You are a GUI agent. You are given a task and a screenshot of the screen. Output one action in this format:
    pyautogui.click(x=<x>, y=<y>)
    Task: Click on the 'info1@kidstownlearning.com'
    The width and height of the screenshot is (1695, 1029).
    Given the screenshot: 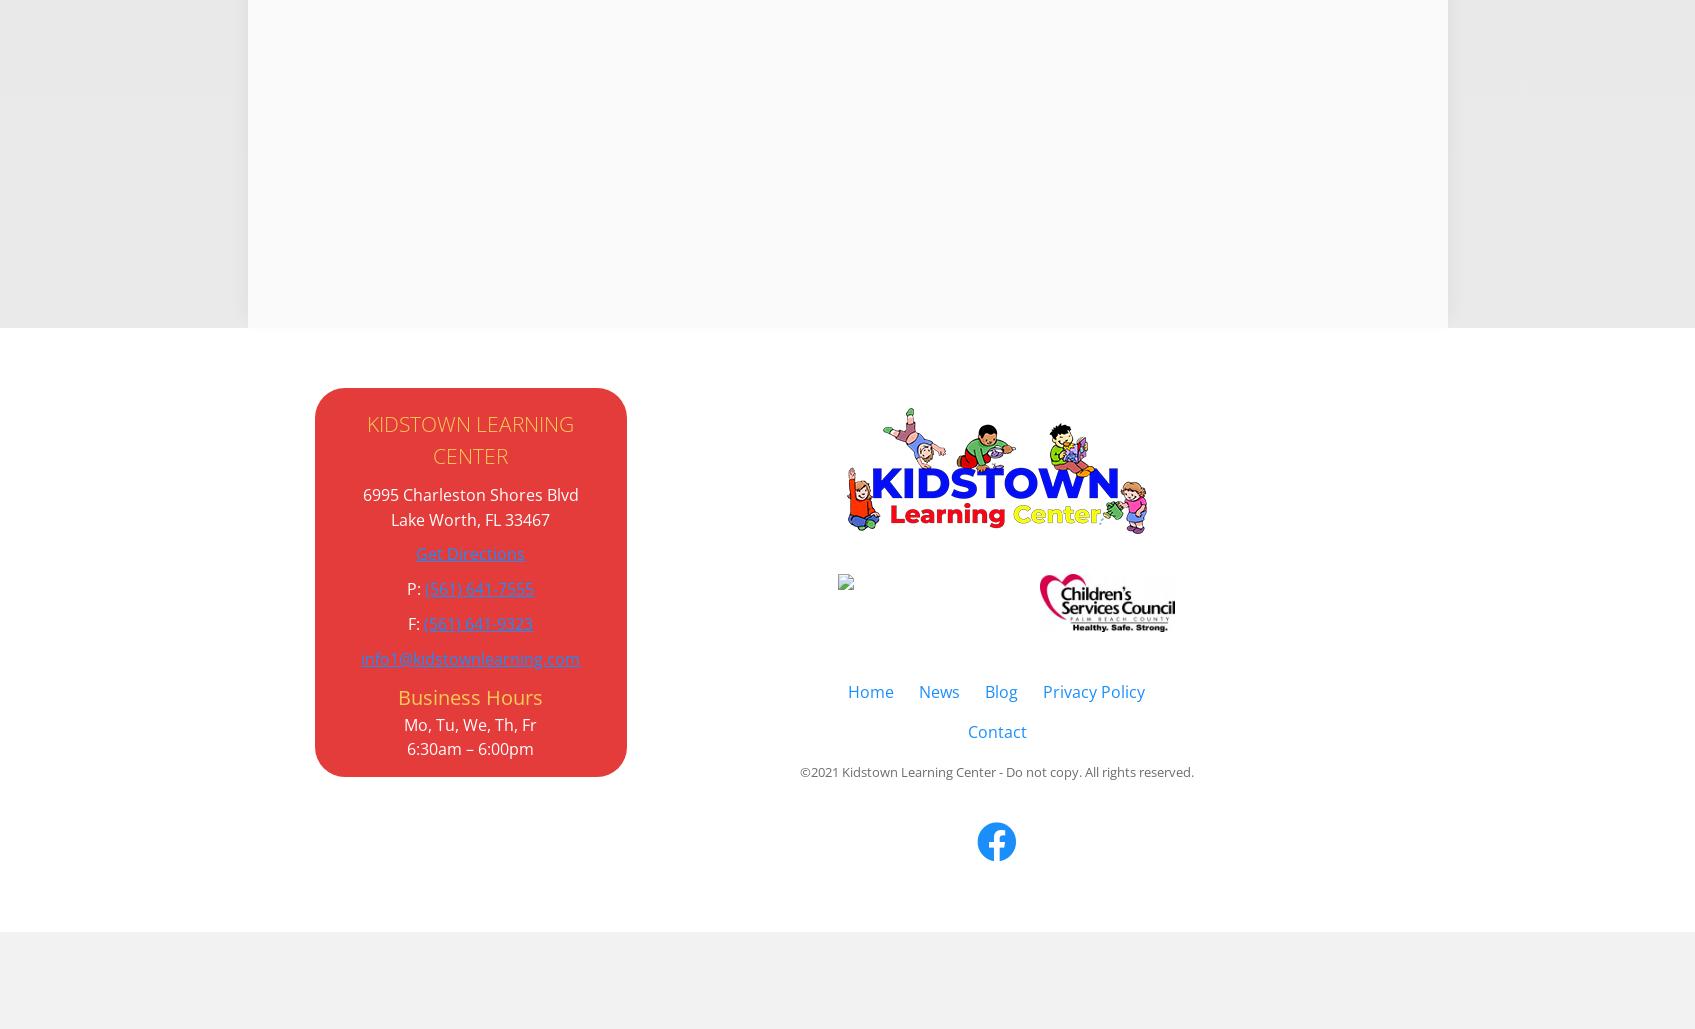 What is the action you would take?
    pyautogui.click(x=469, y=658)
    